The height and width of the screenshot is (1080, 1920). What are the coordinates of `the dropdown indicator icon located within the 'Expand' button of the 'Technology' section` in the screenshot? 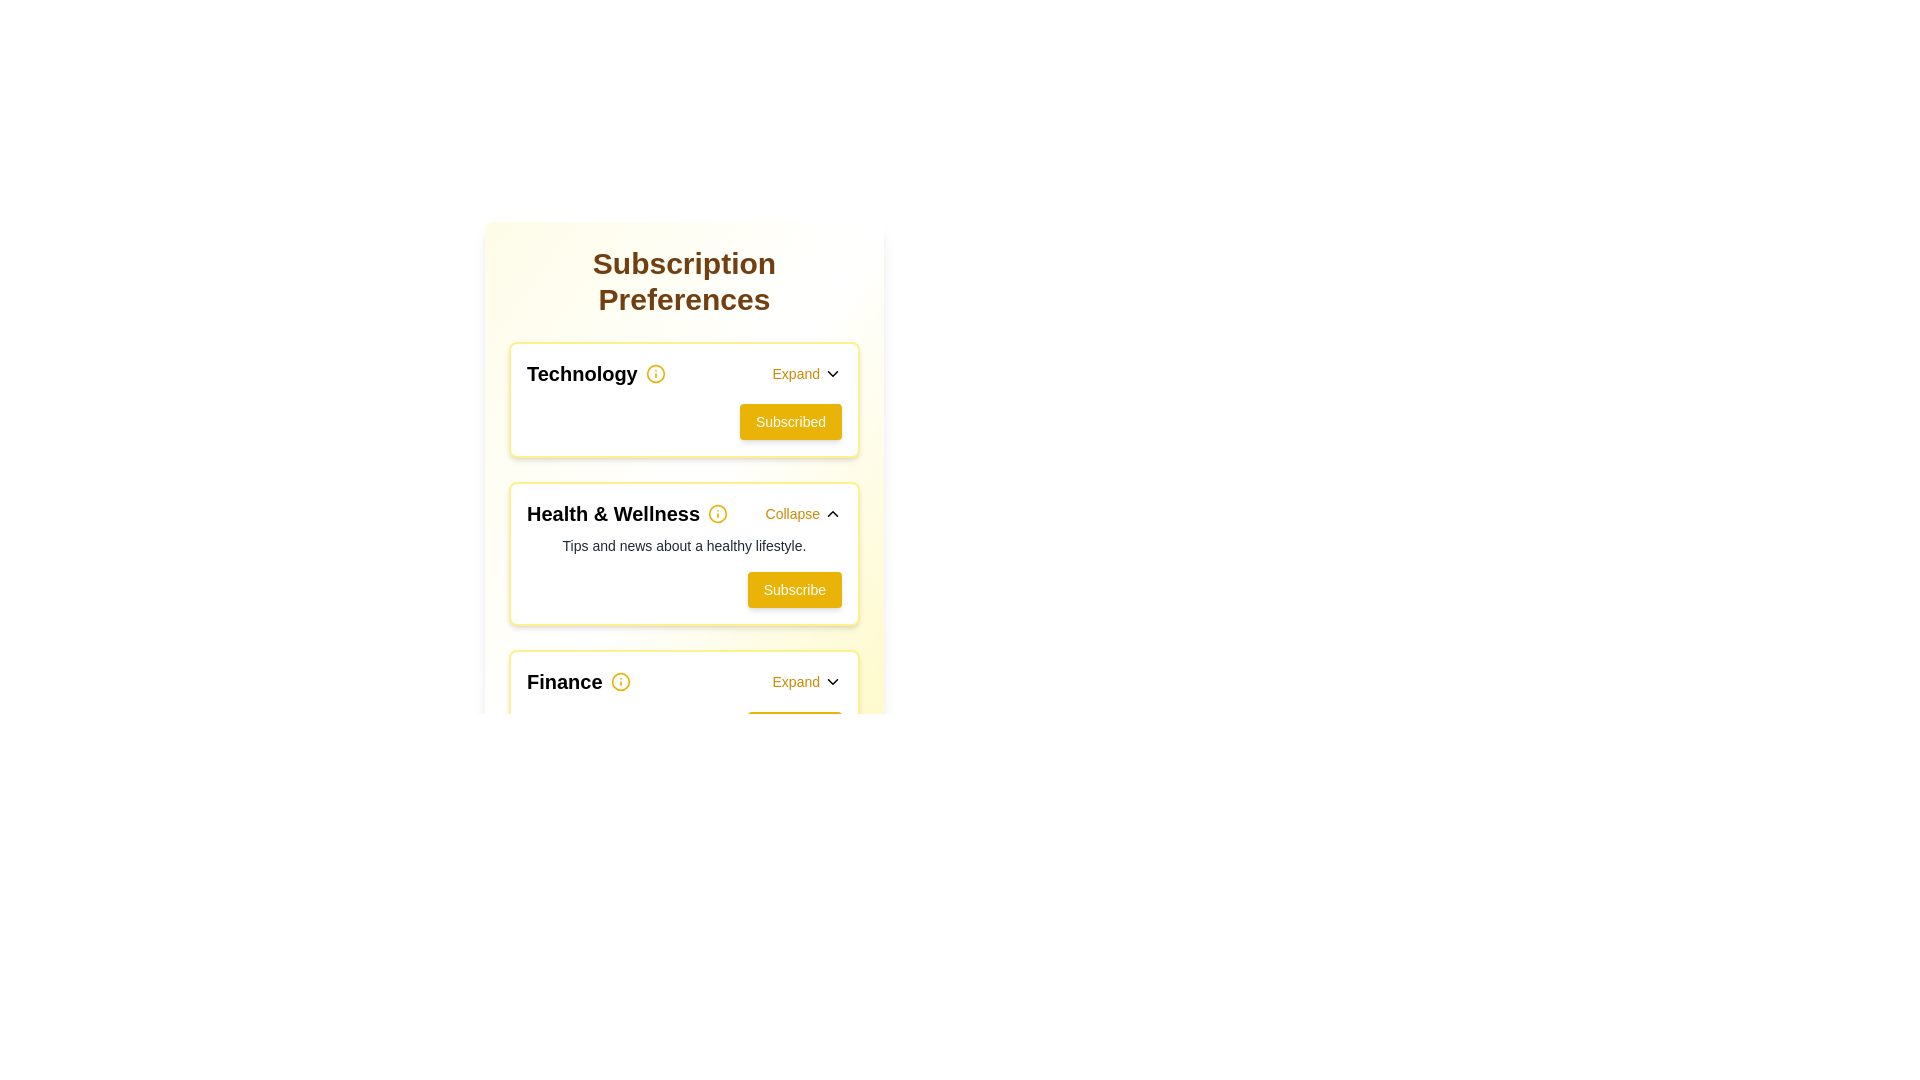 It's located at (833, 374).